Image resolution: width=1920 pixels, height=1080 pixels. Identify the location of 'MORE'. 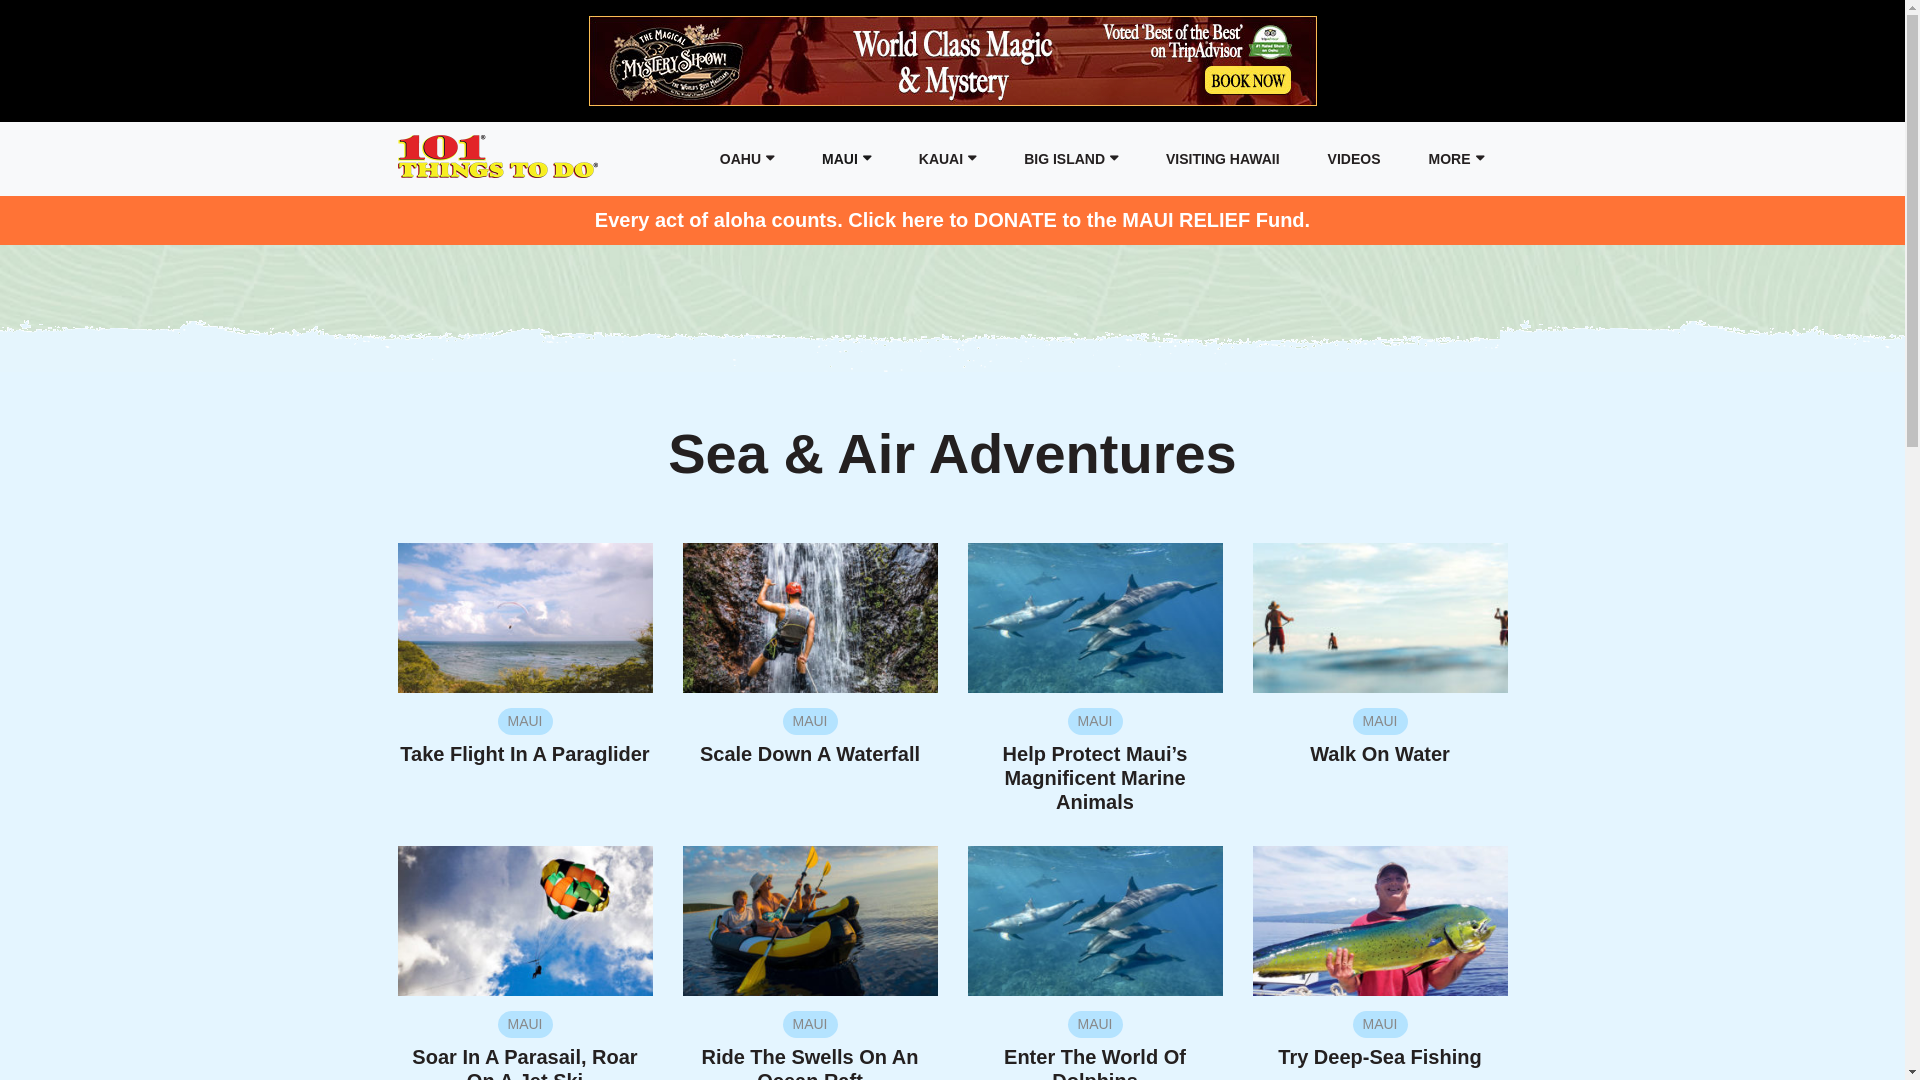
(1419, 157).